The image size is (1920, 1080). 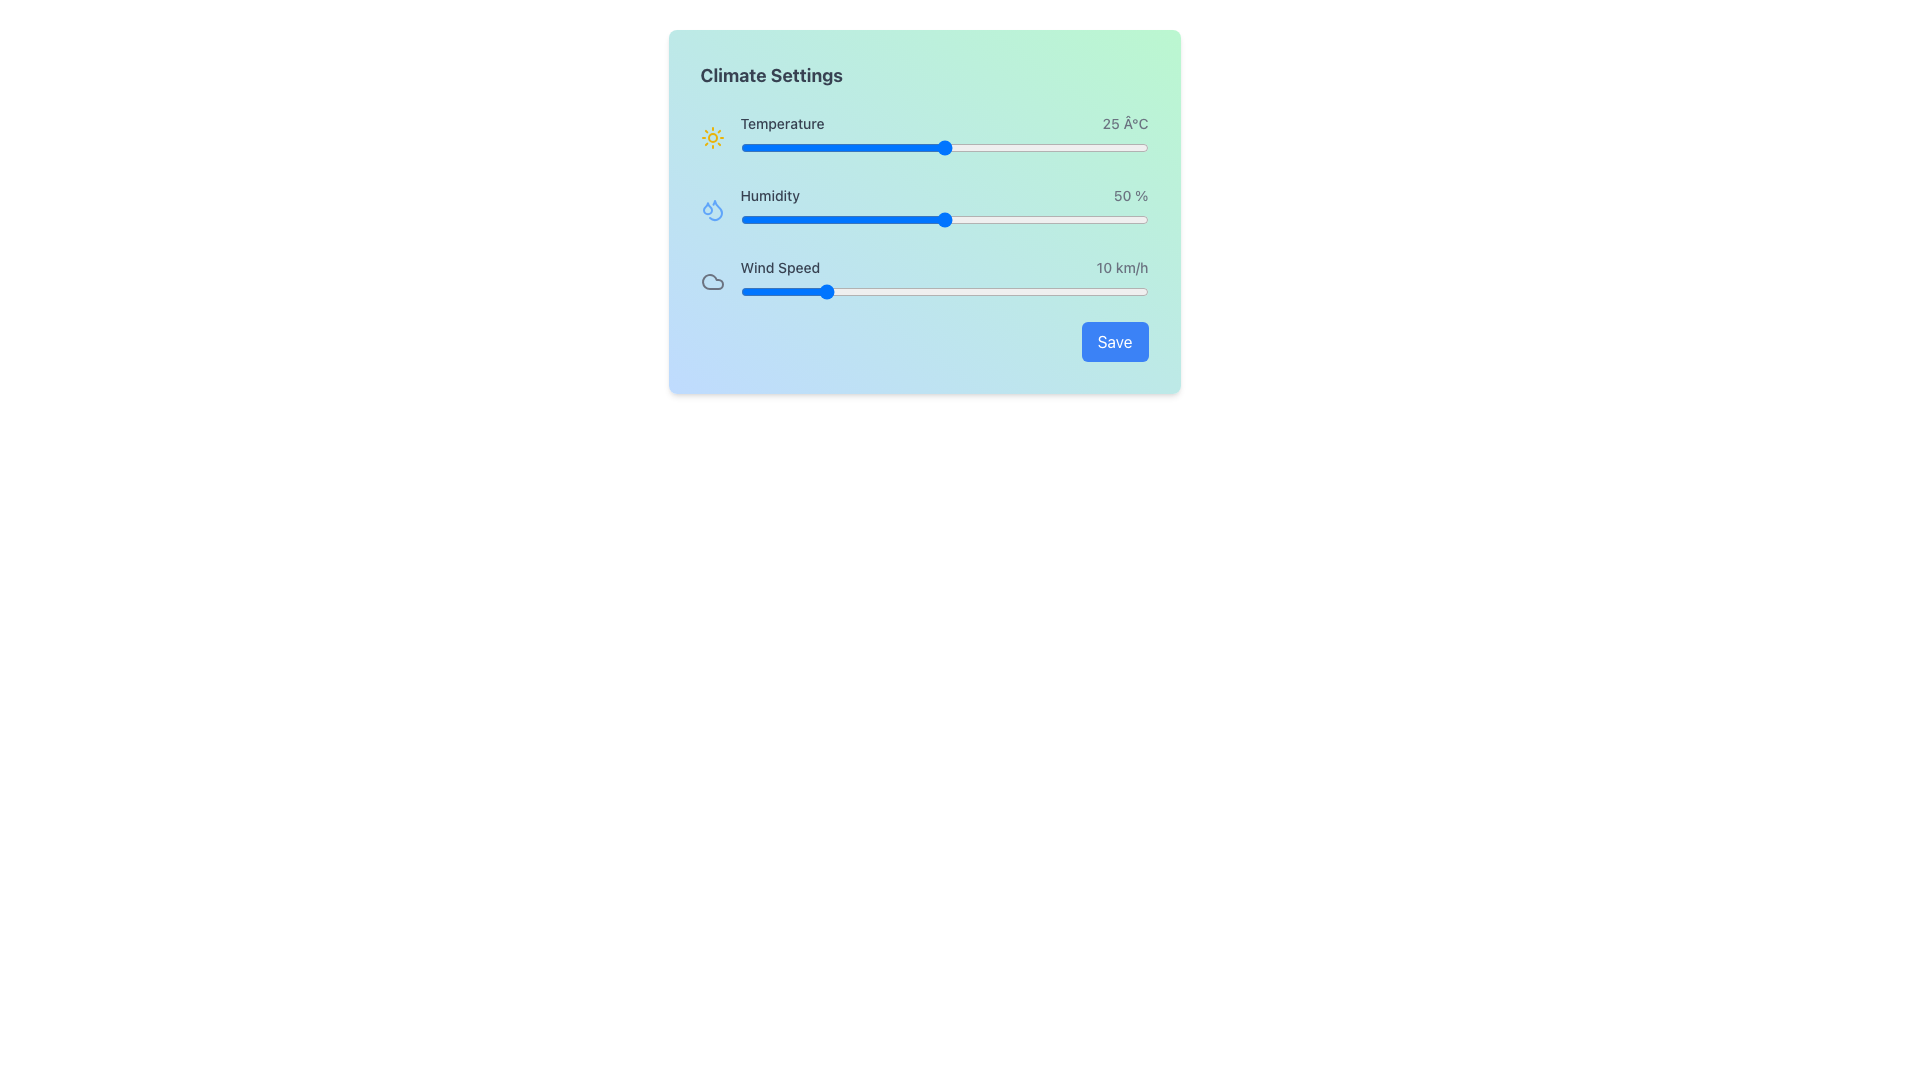 I want to click on wind speed, so click(x=813, y=292).